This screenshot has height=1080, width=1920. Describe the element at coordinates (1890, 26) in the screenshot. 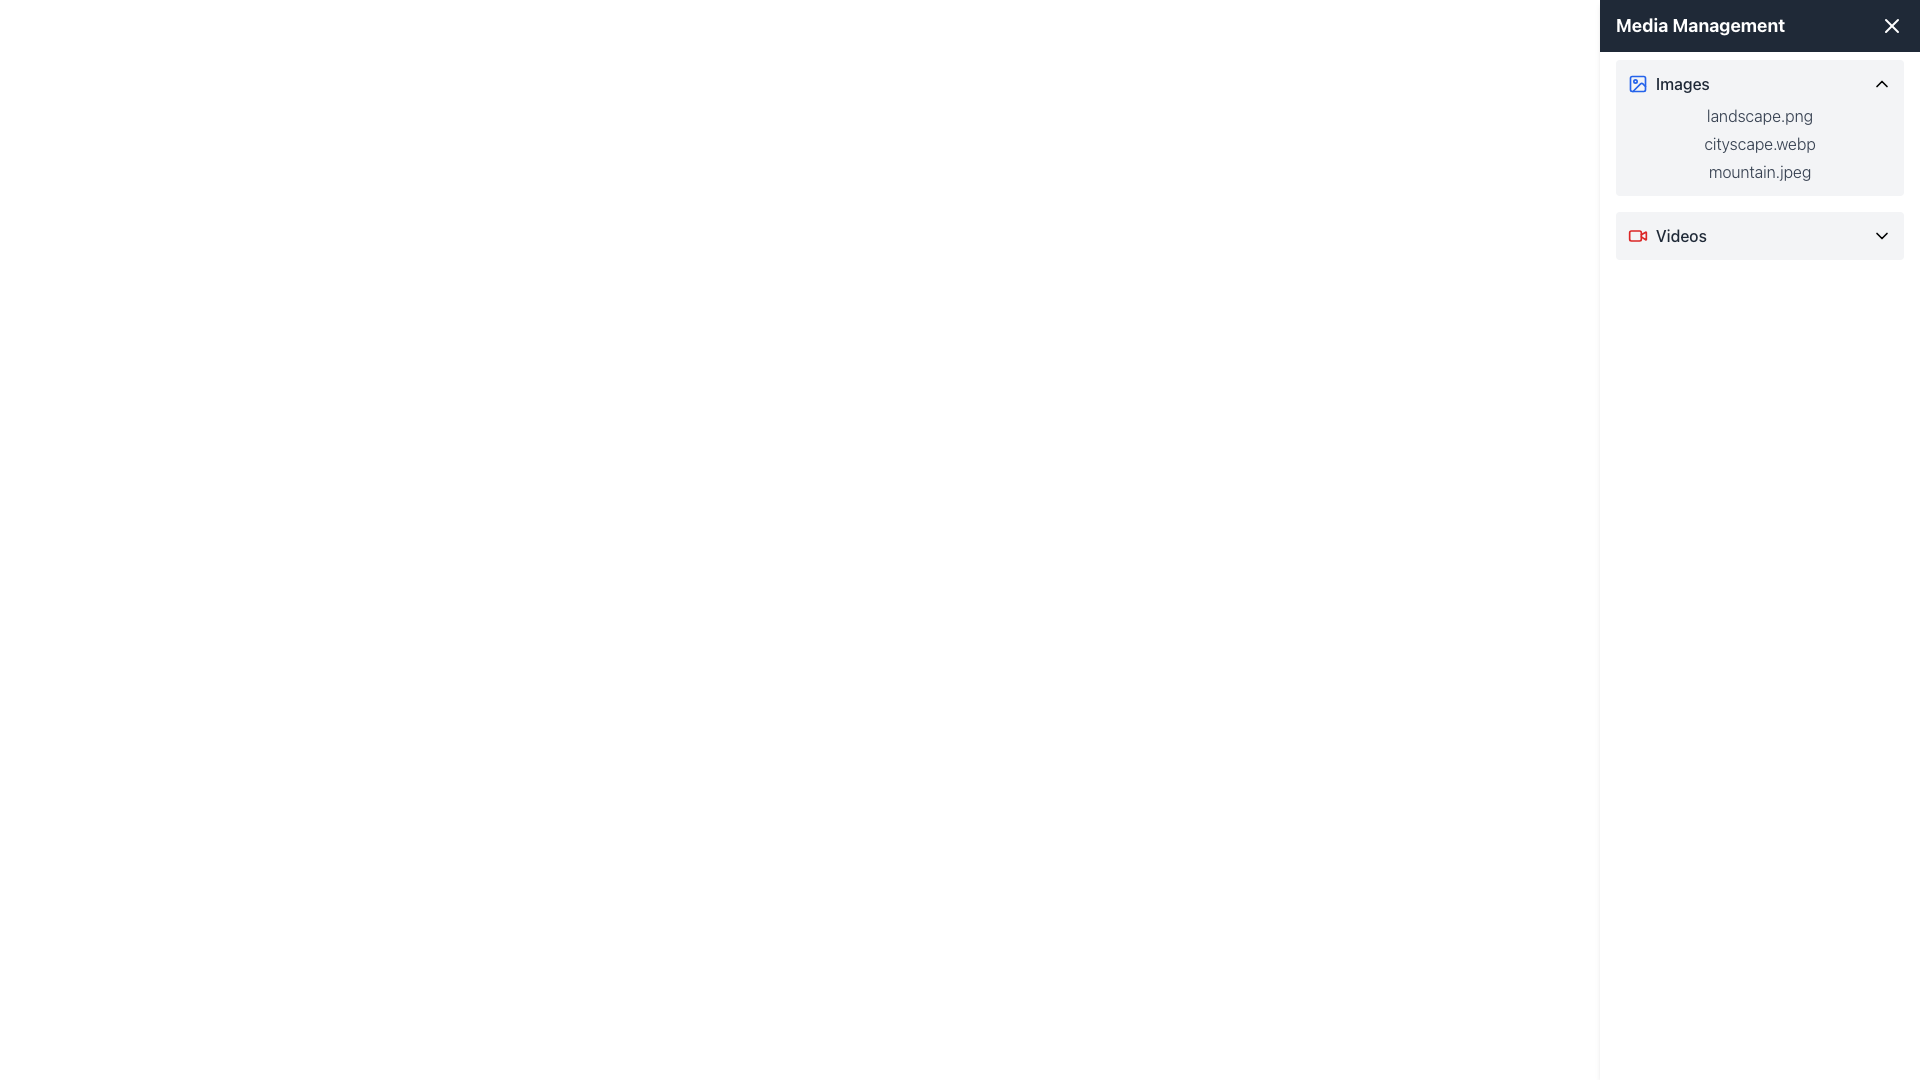

I see `the close button represented by an 'X' icon, located in the top-right corner of the 'Media Management' header bar` at that location.